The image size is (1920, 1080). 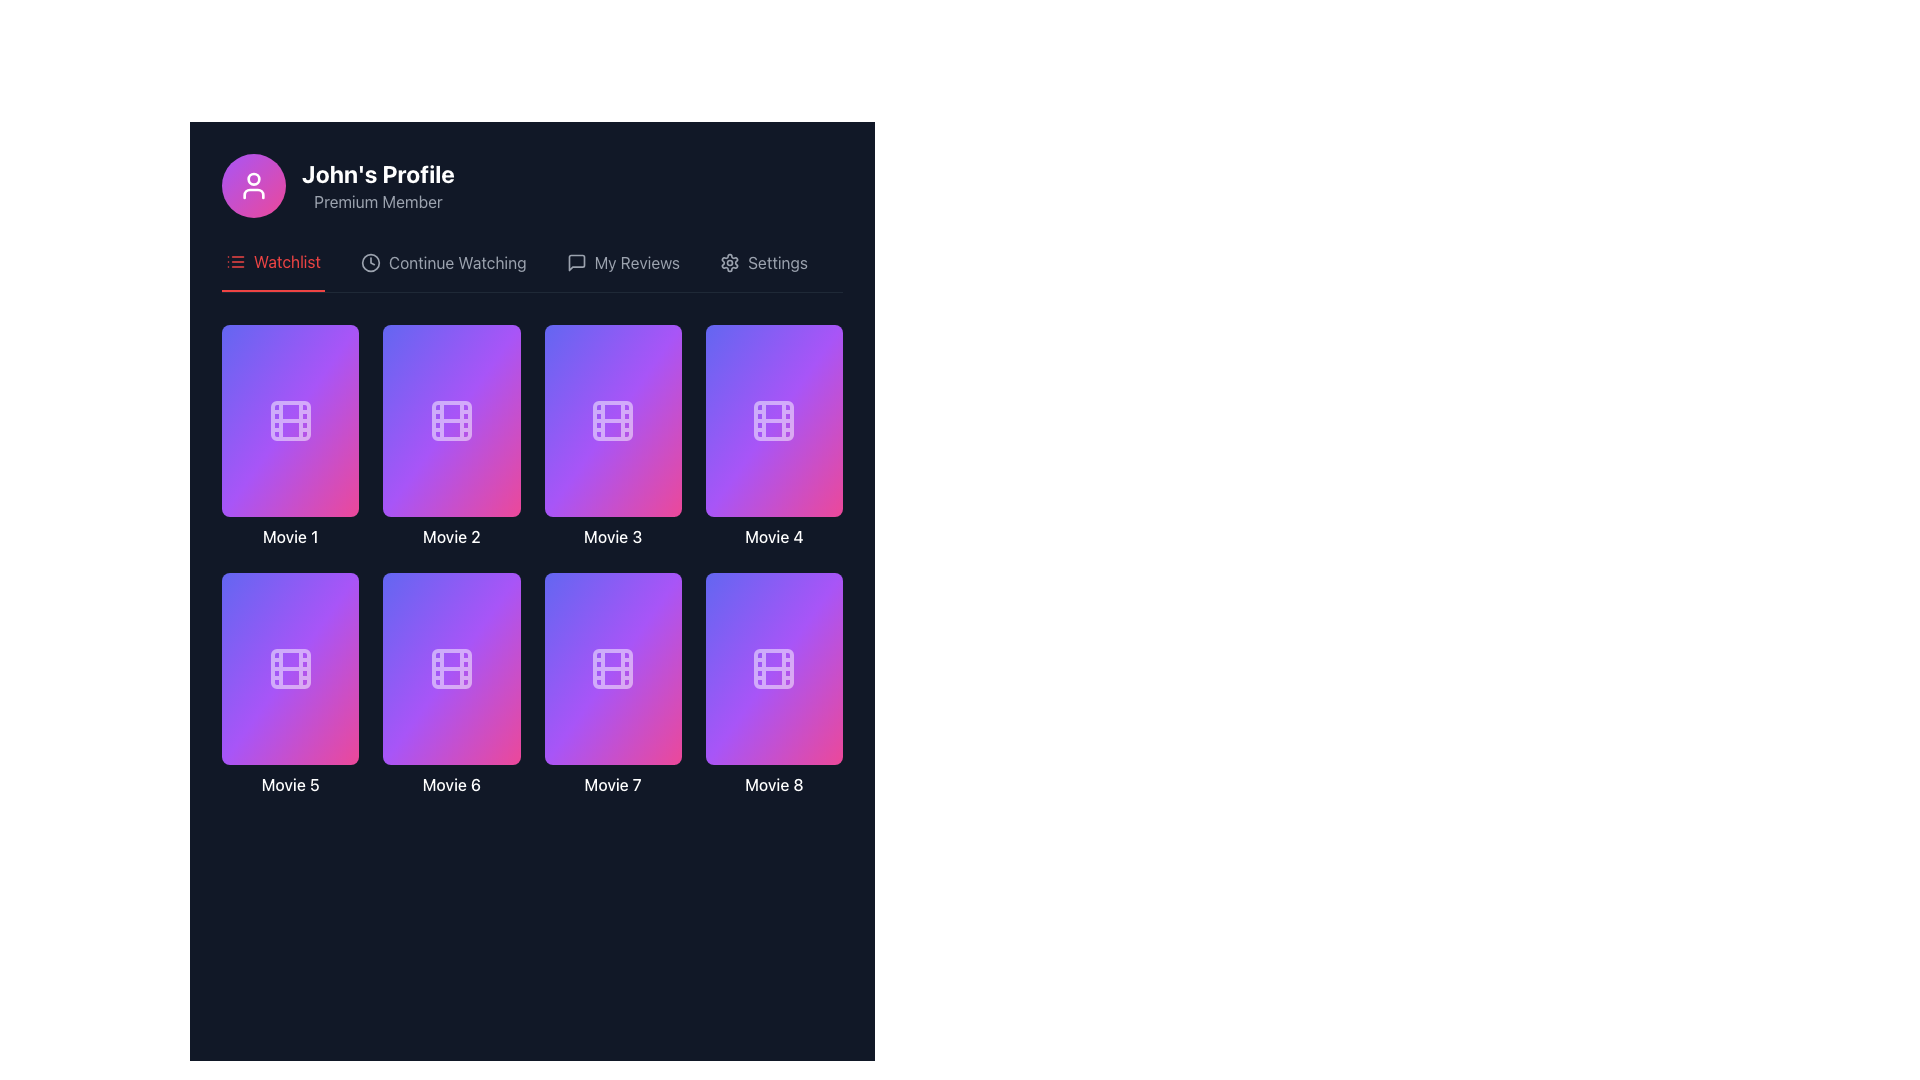 What do you see at coordinates (450, 668) in the screenshot?
I see `the 'Movie 6' media thumbnail to bring focus or display additional information` at bounding box center [450, 668].